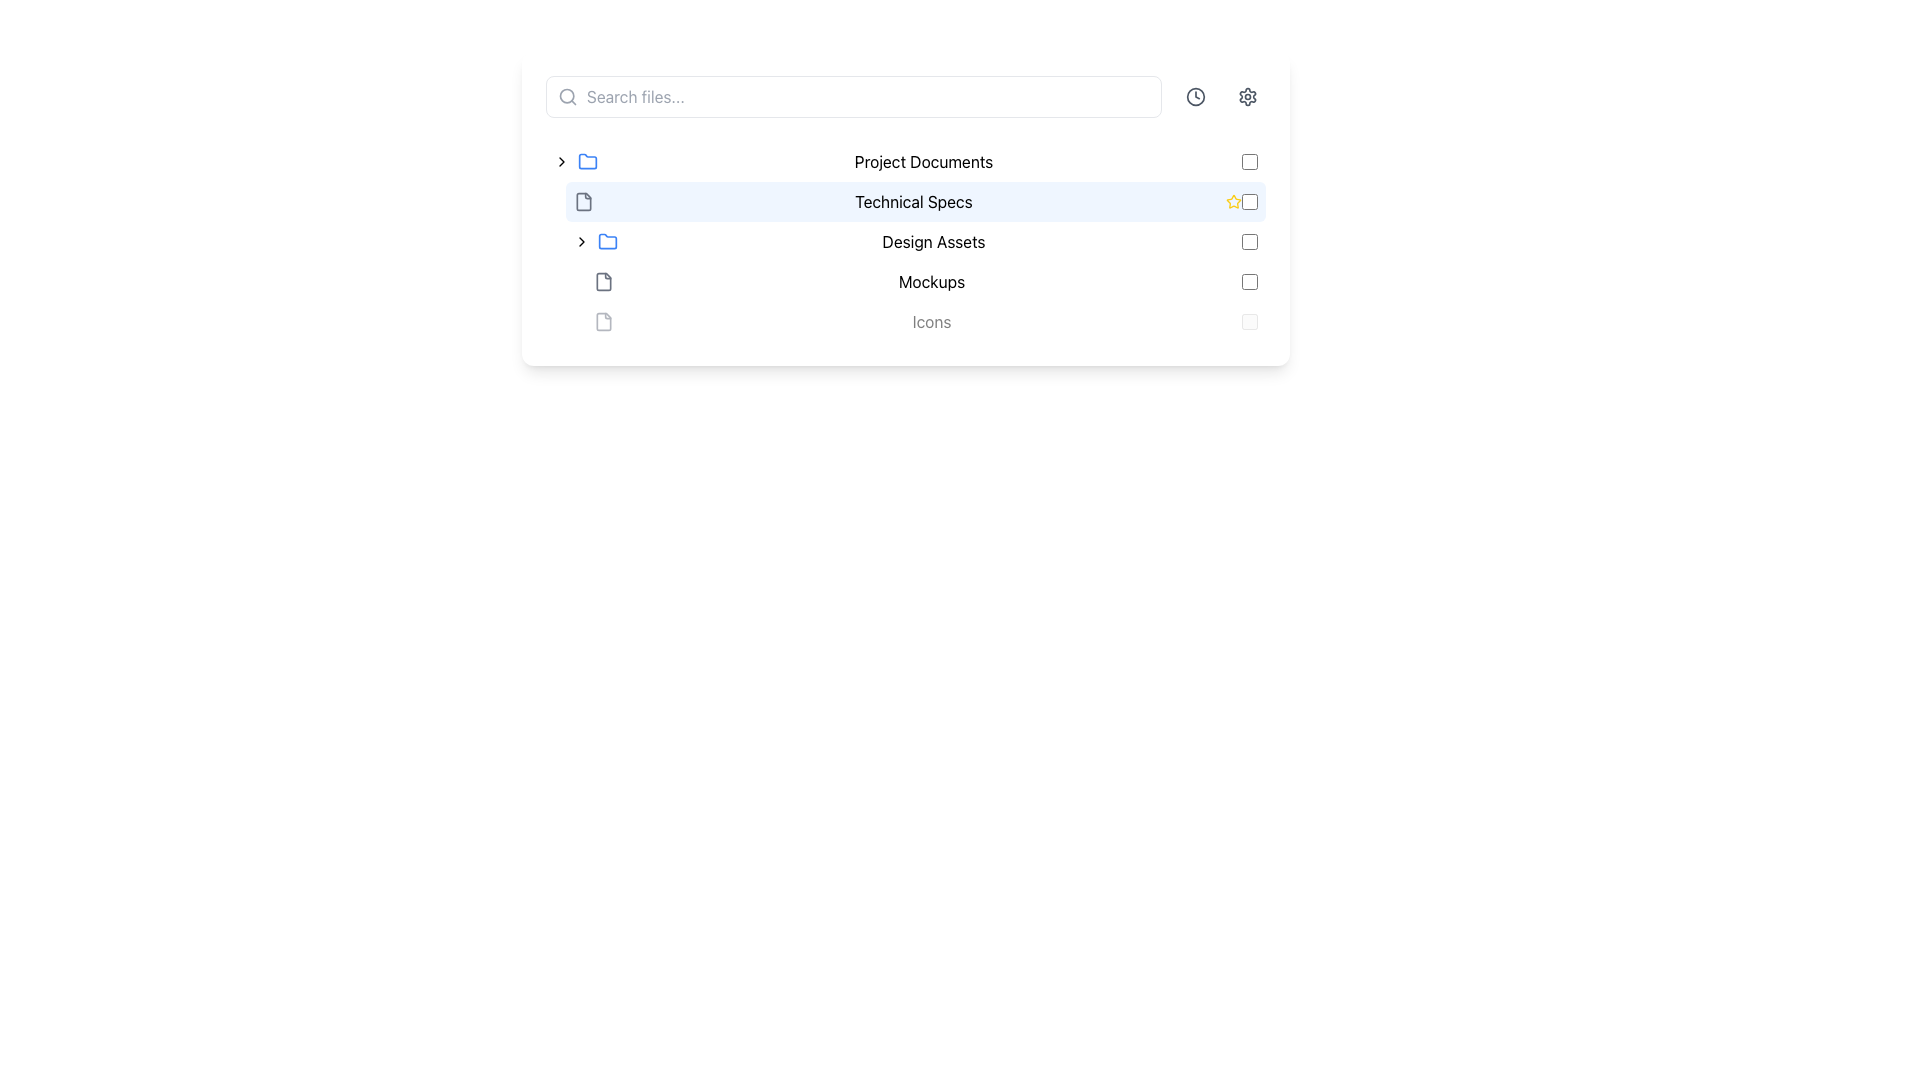 The width and height of the screenshot is (1920, 1080). I want to click on the blue folder icon in the file manager interface, located near the 'Technical Specs' row, so click(607, 239).